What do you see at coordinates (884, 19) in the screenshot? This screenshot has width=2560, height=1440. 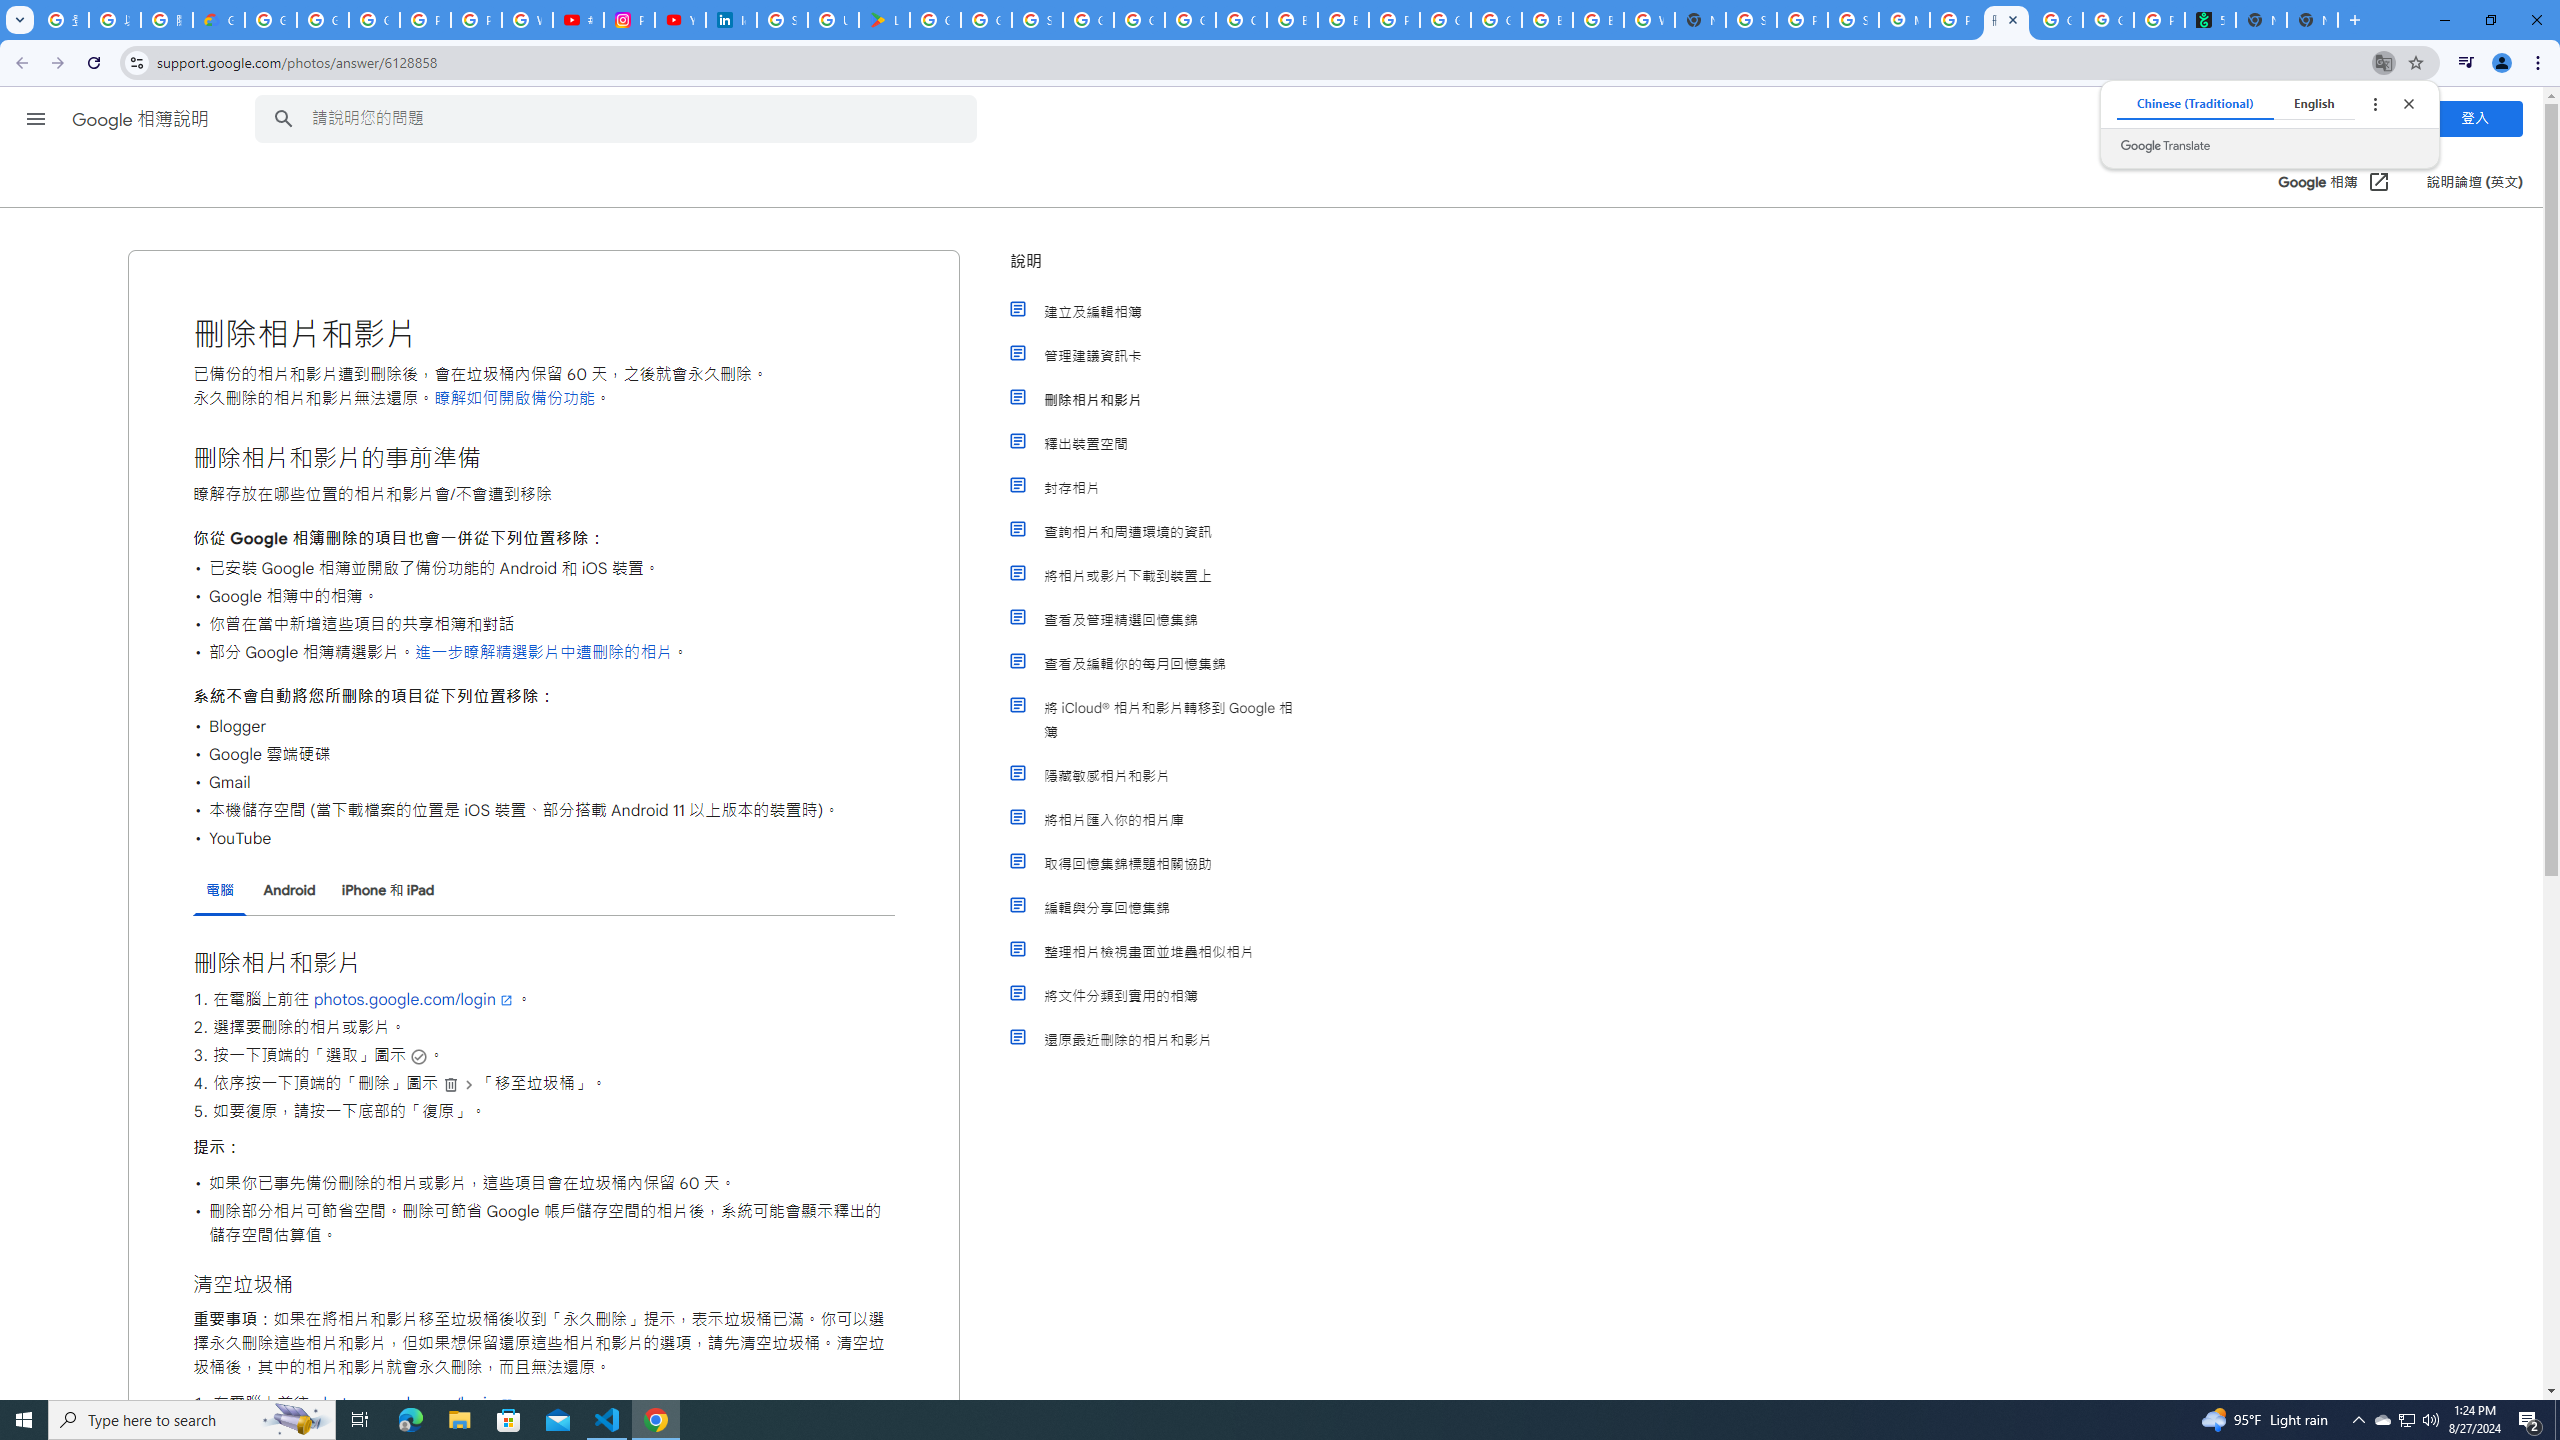 I see `'Last Shelter: Survival - Apps on Google Play'` at bounding box center [884, 19].